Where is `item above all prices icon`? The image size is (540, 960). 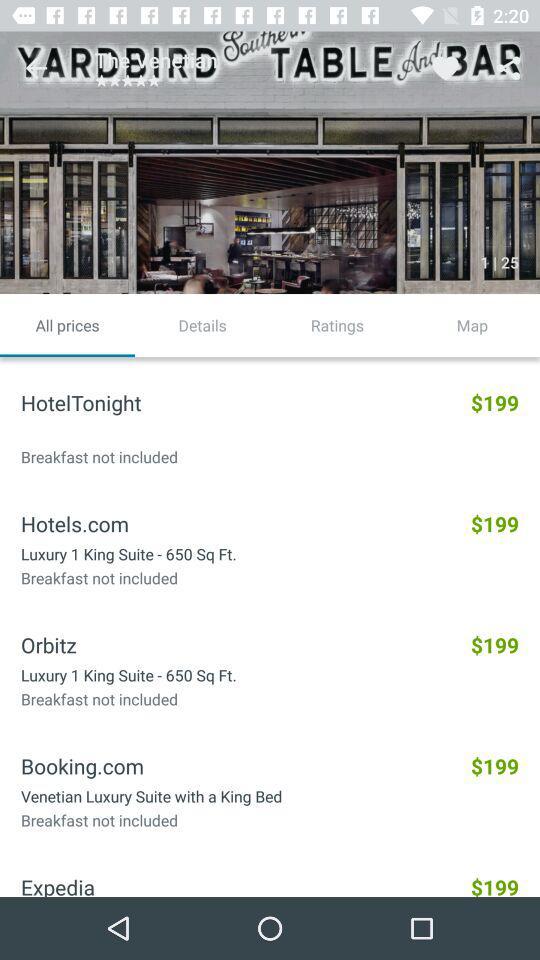 item above all prices icon is located at coordinates (36, 68).